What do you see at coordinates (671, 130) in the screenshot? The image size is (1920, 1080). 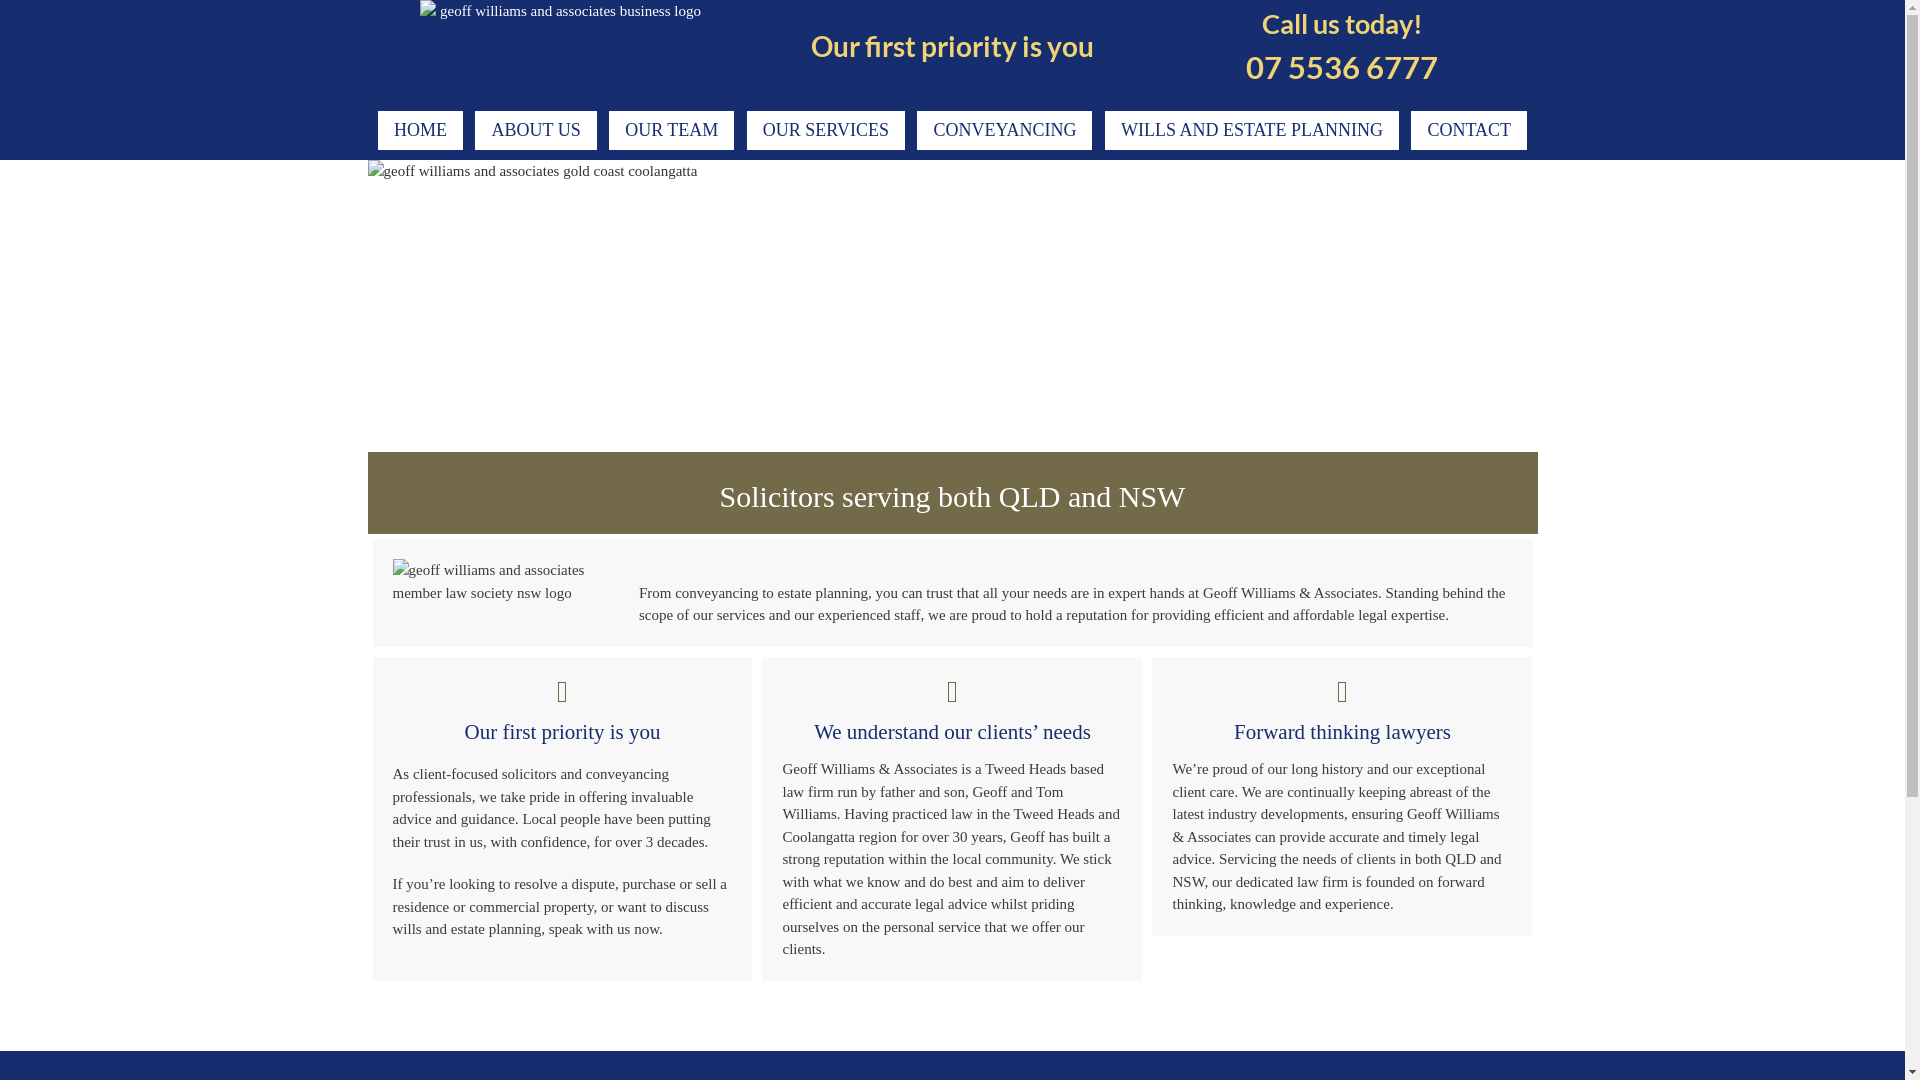 I see `'OUR TEAM'` at bounding box center [671, 130].